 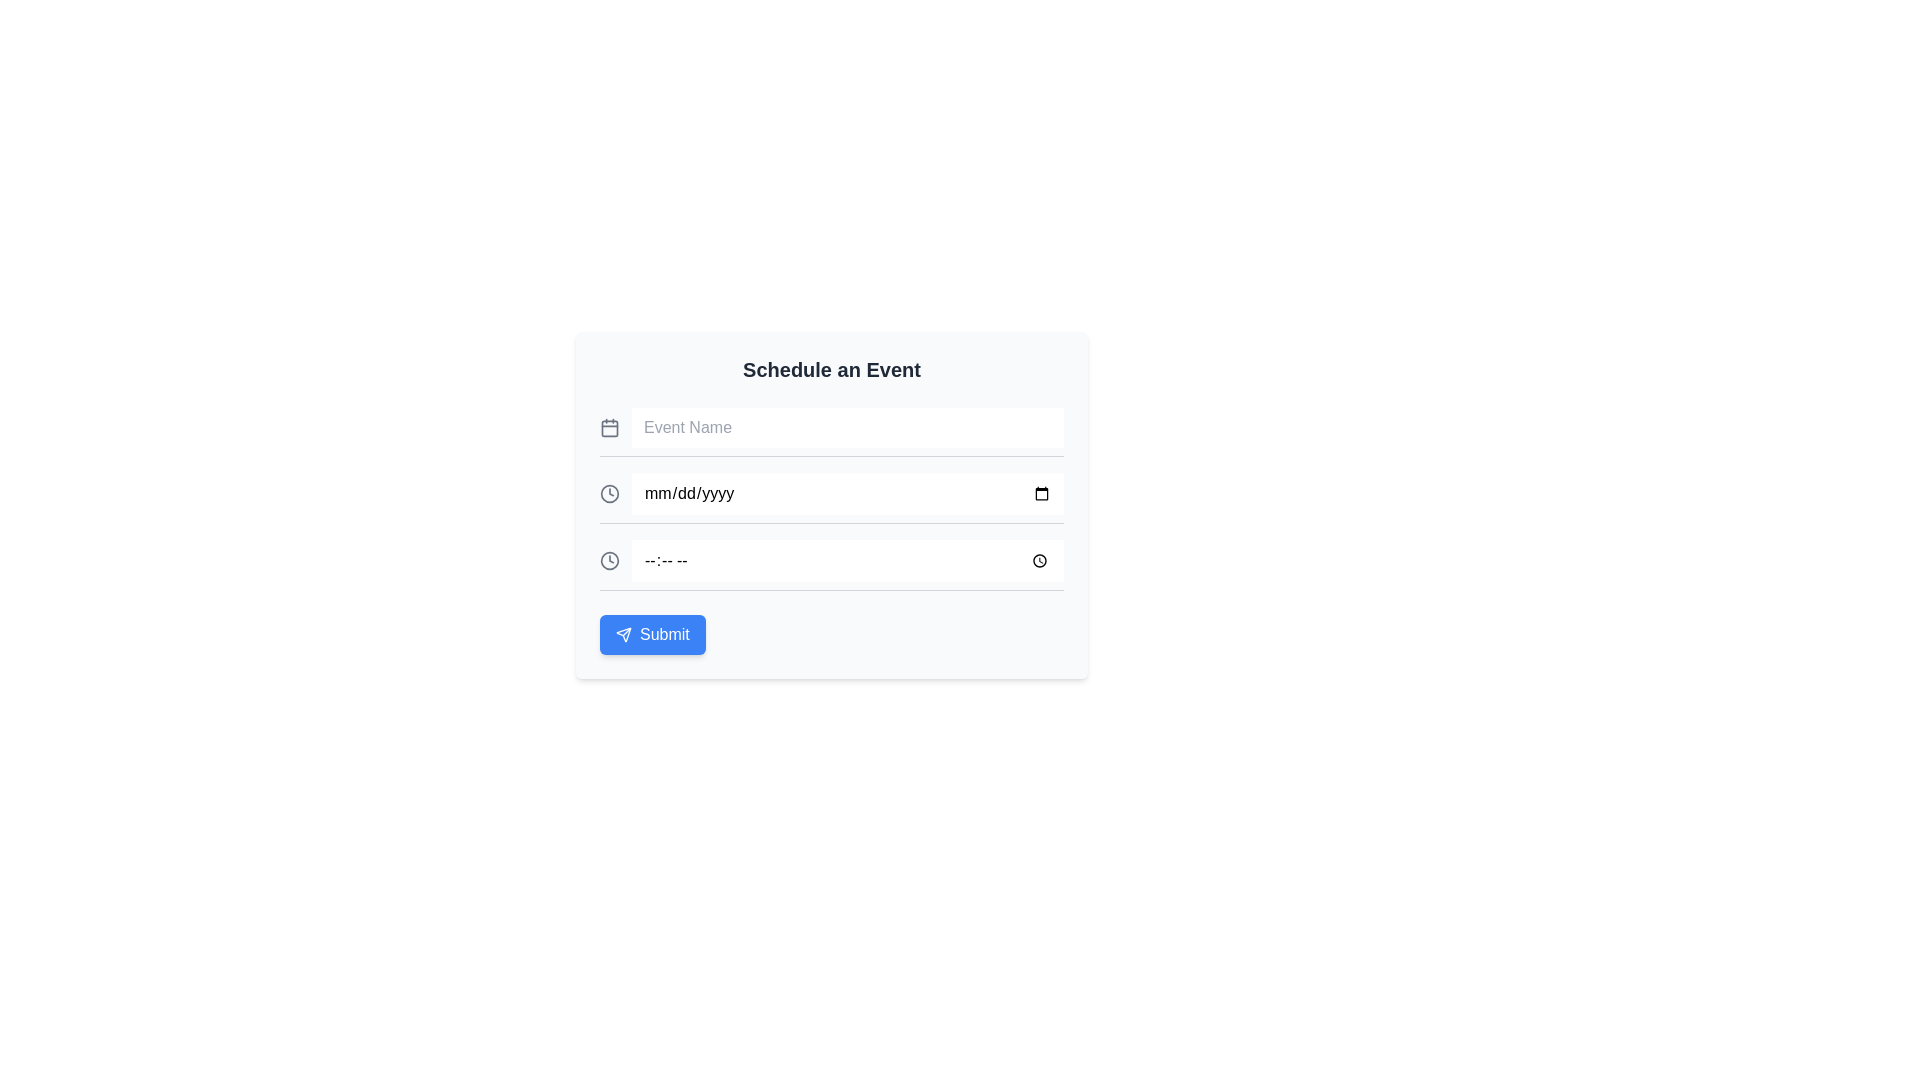 I want to click on the central circle of the minimalist clock icon, which is visually described as an SVG shape with a radius of 10 units, positioned to the left of the time input field labeled '--:--', so click(x=608, y=560).